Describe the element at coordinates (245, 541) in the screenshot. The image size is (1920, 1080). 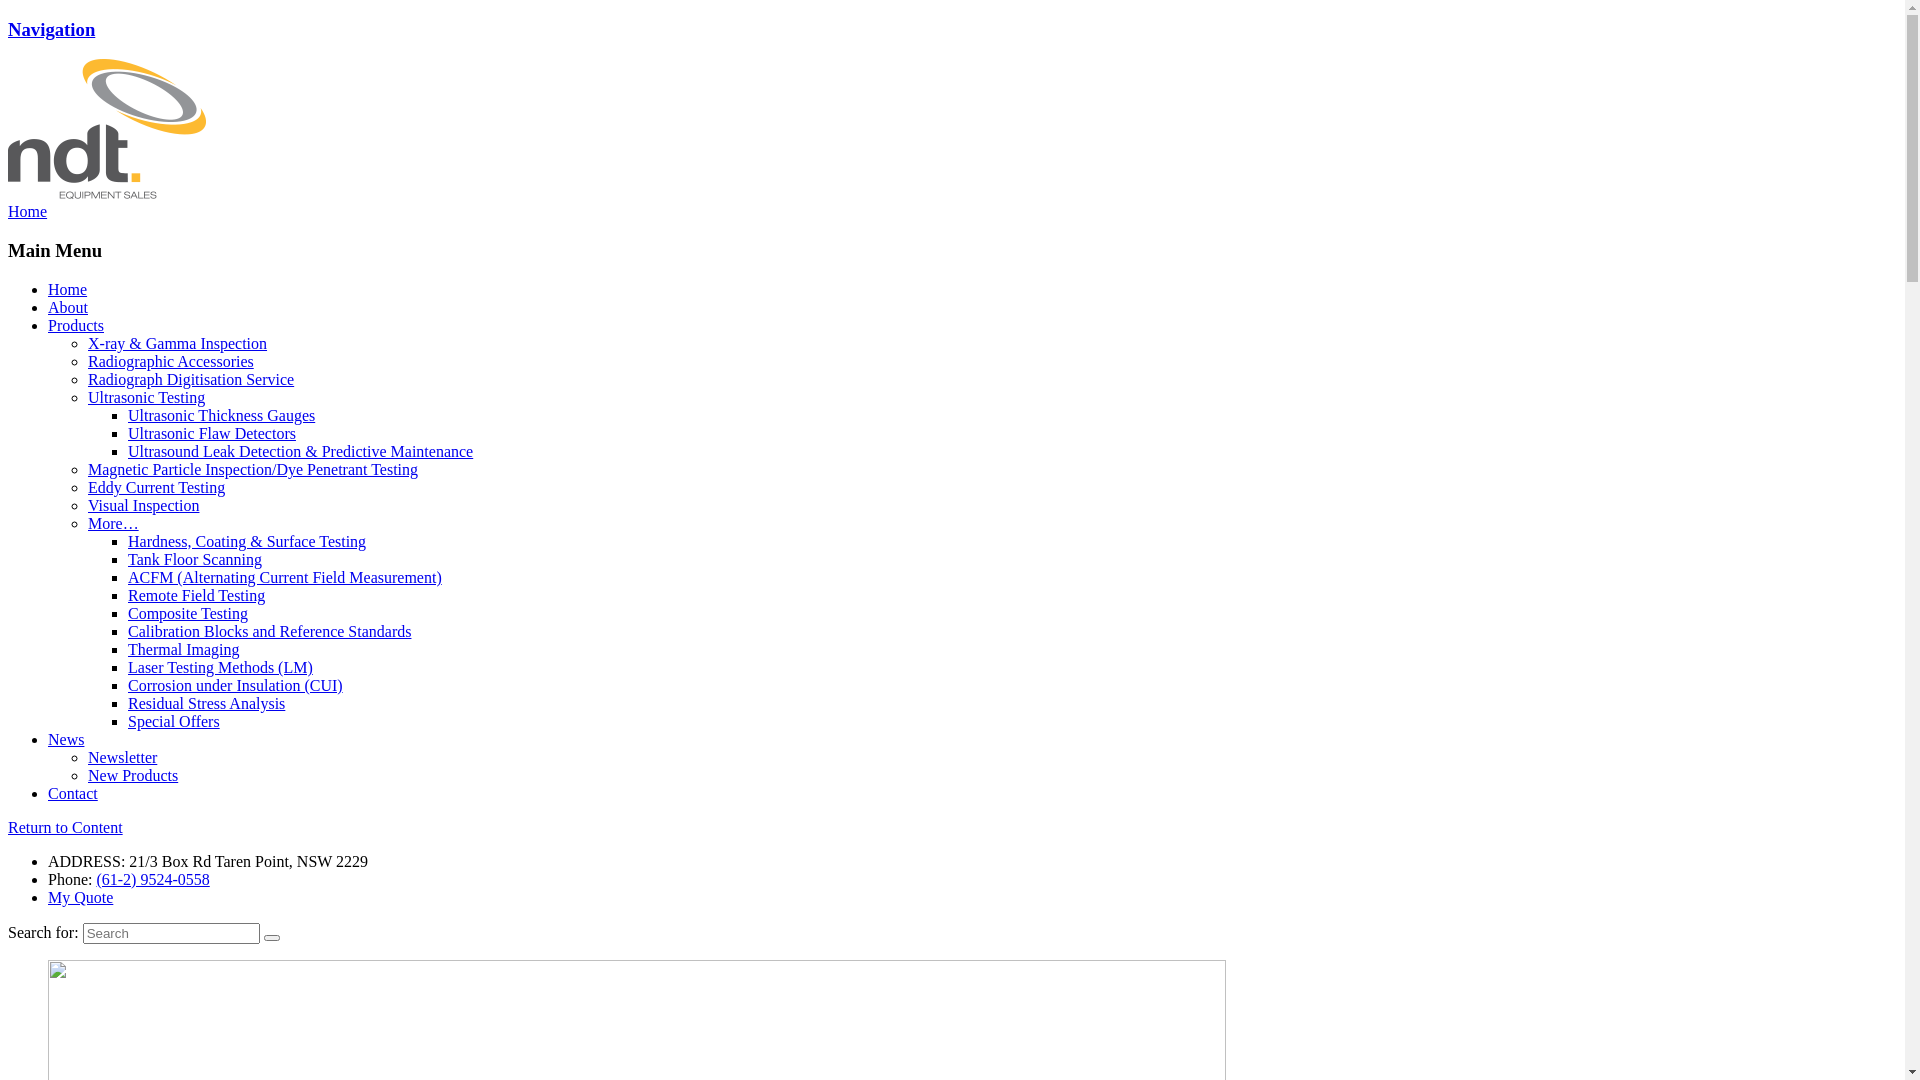
I see `'Hardness, Coating & Surface Testing'` at that location.